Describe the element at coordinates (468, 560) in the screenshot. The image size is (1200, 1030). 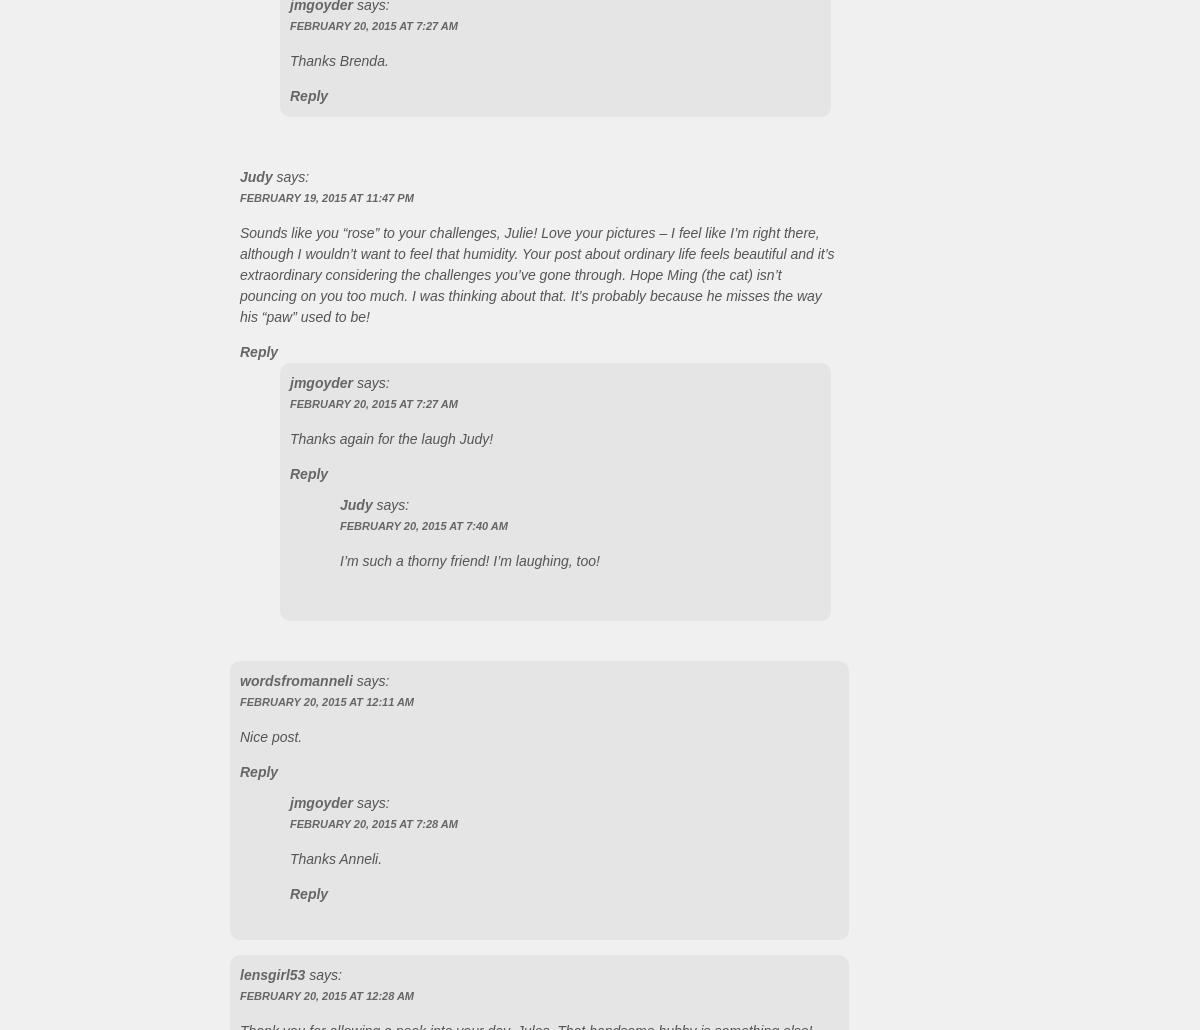
I see `'I’m such a thorny friend! I’m laughing, too!'` at that location.